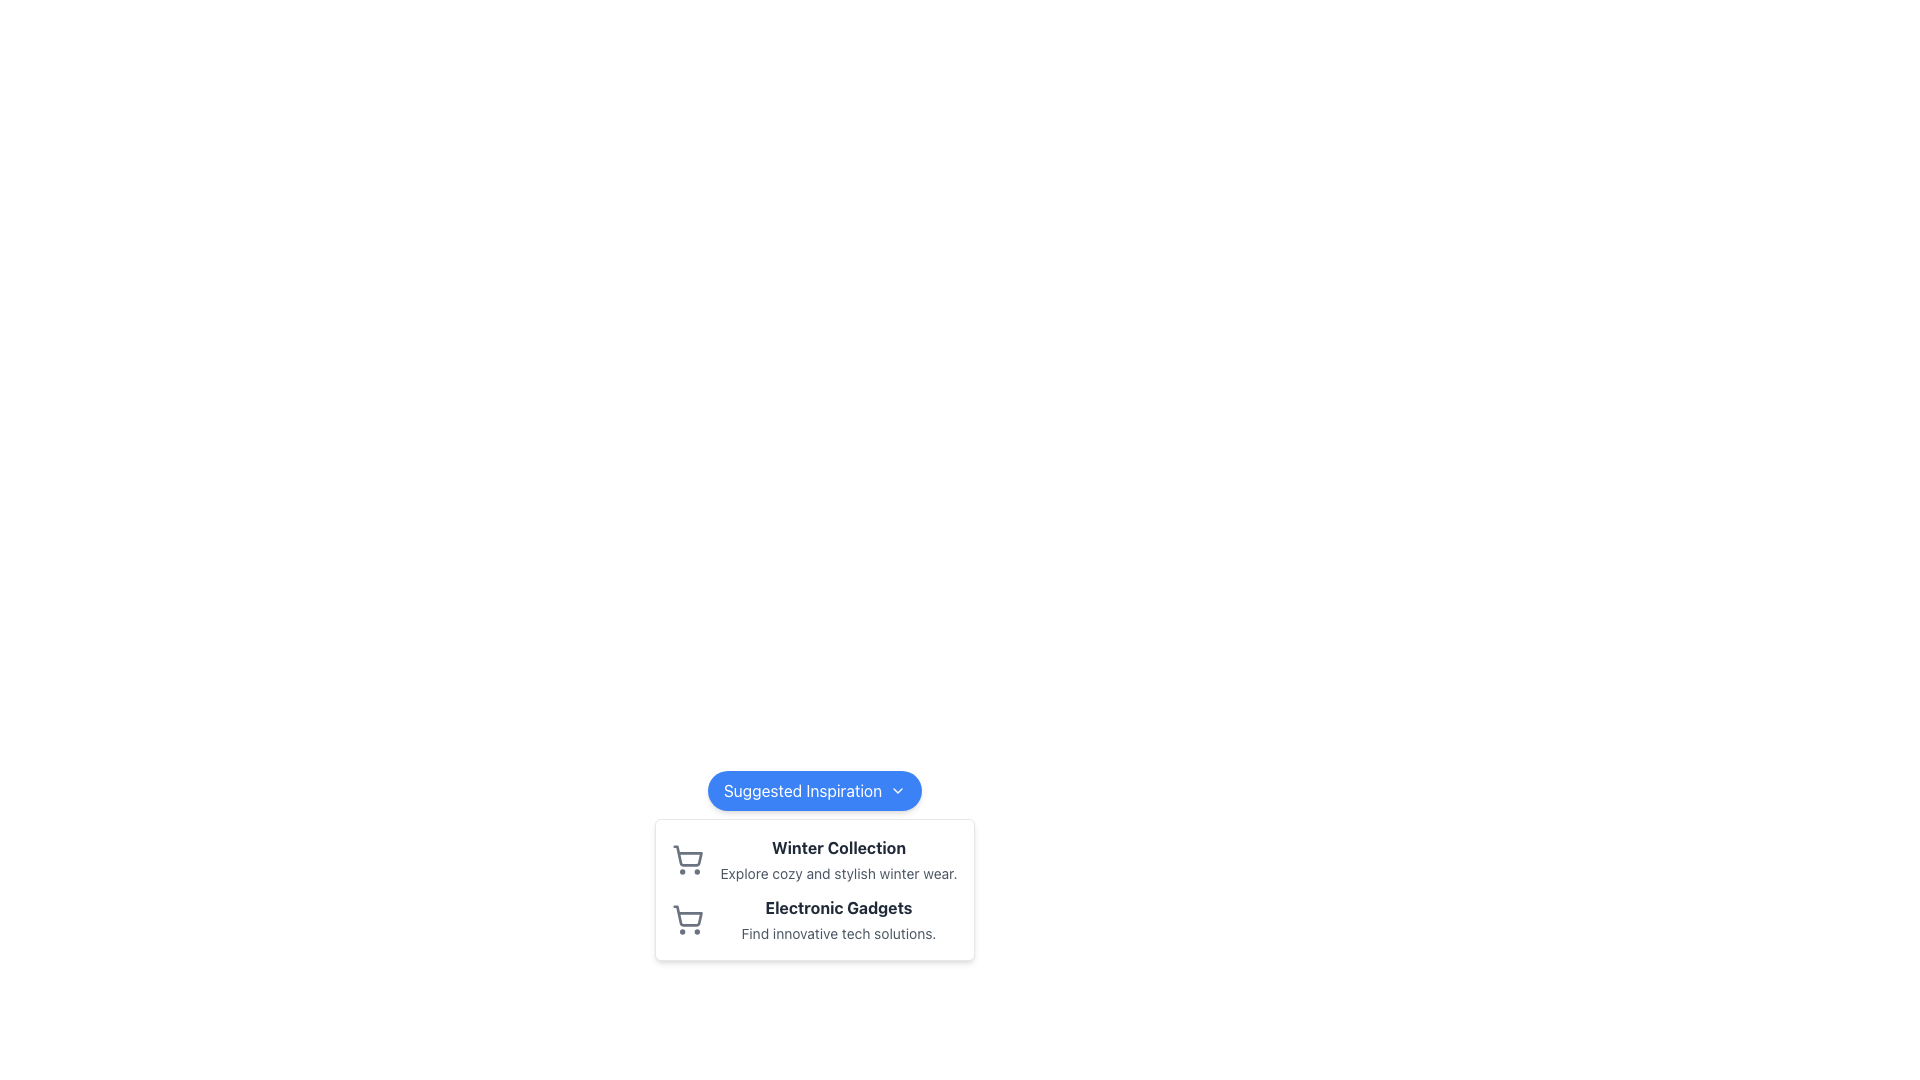  Describe the element at coordinates (839, 848) in the screenshot. I see `text of the bold dark gray 'Winter Collection' label, which is prominently displayed at the top of a textual block within a card-like design under the 'Suggested Inspiration' heading` at that location.